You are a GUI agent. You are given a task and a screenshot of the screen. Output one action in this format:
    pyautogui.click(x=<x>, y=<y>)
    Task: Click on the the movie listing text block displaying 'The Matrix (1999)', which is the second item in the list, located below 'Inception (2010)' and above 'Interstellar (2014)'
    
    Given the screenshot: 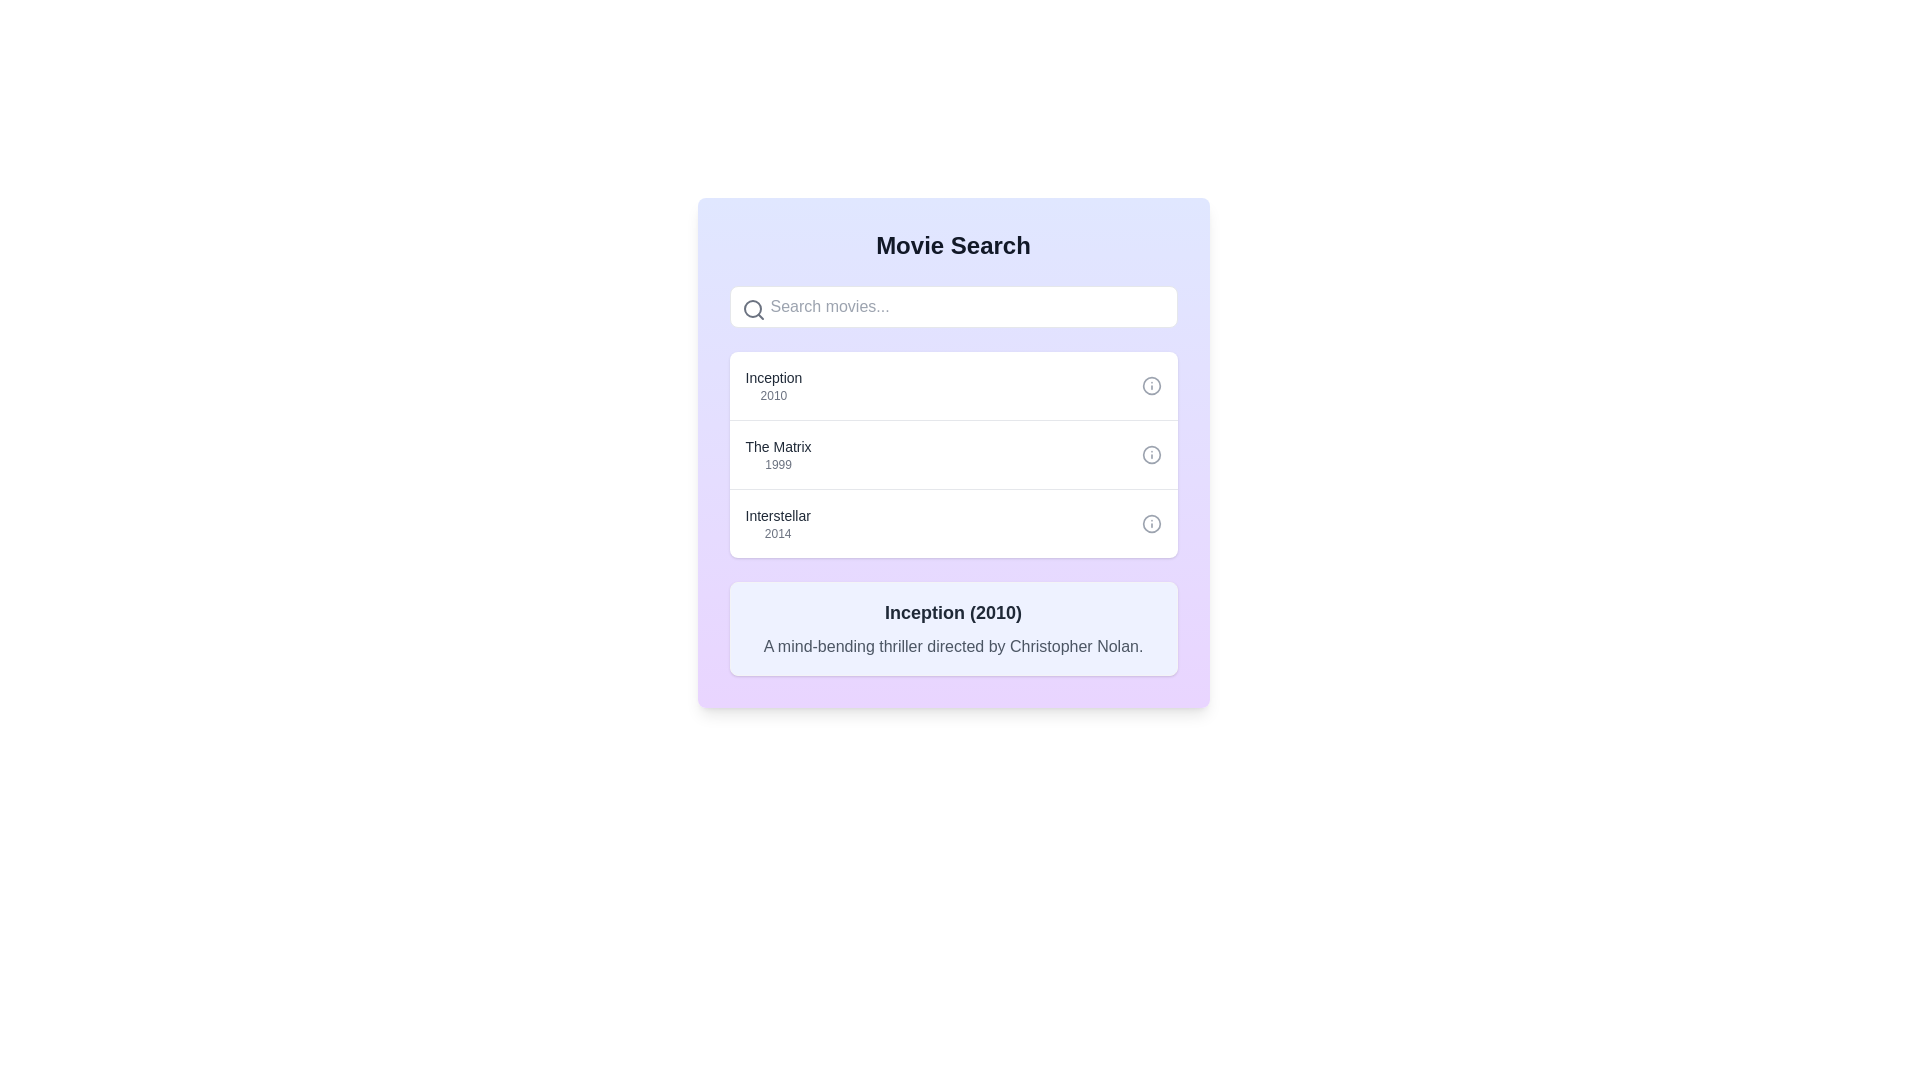 What is the action you would take?
    pyautogui.click(x=777, y=455)
    